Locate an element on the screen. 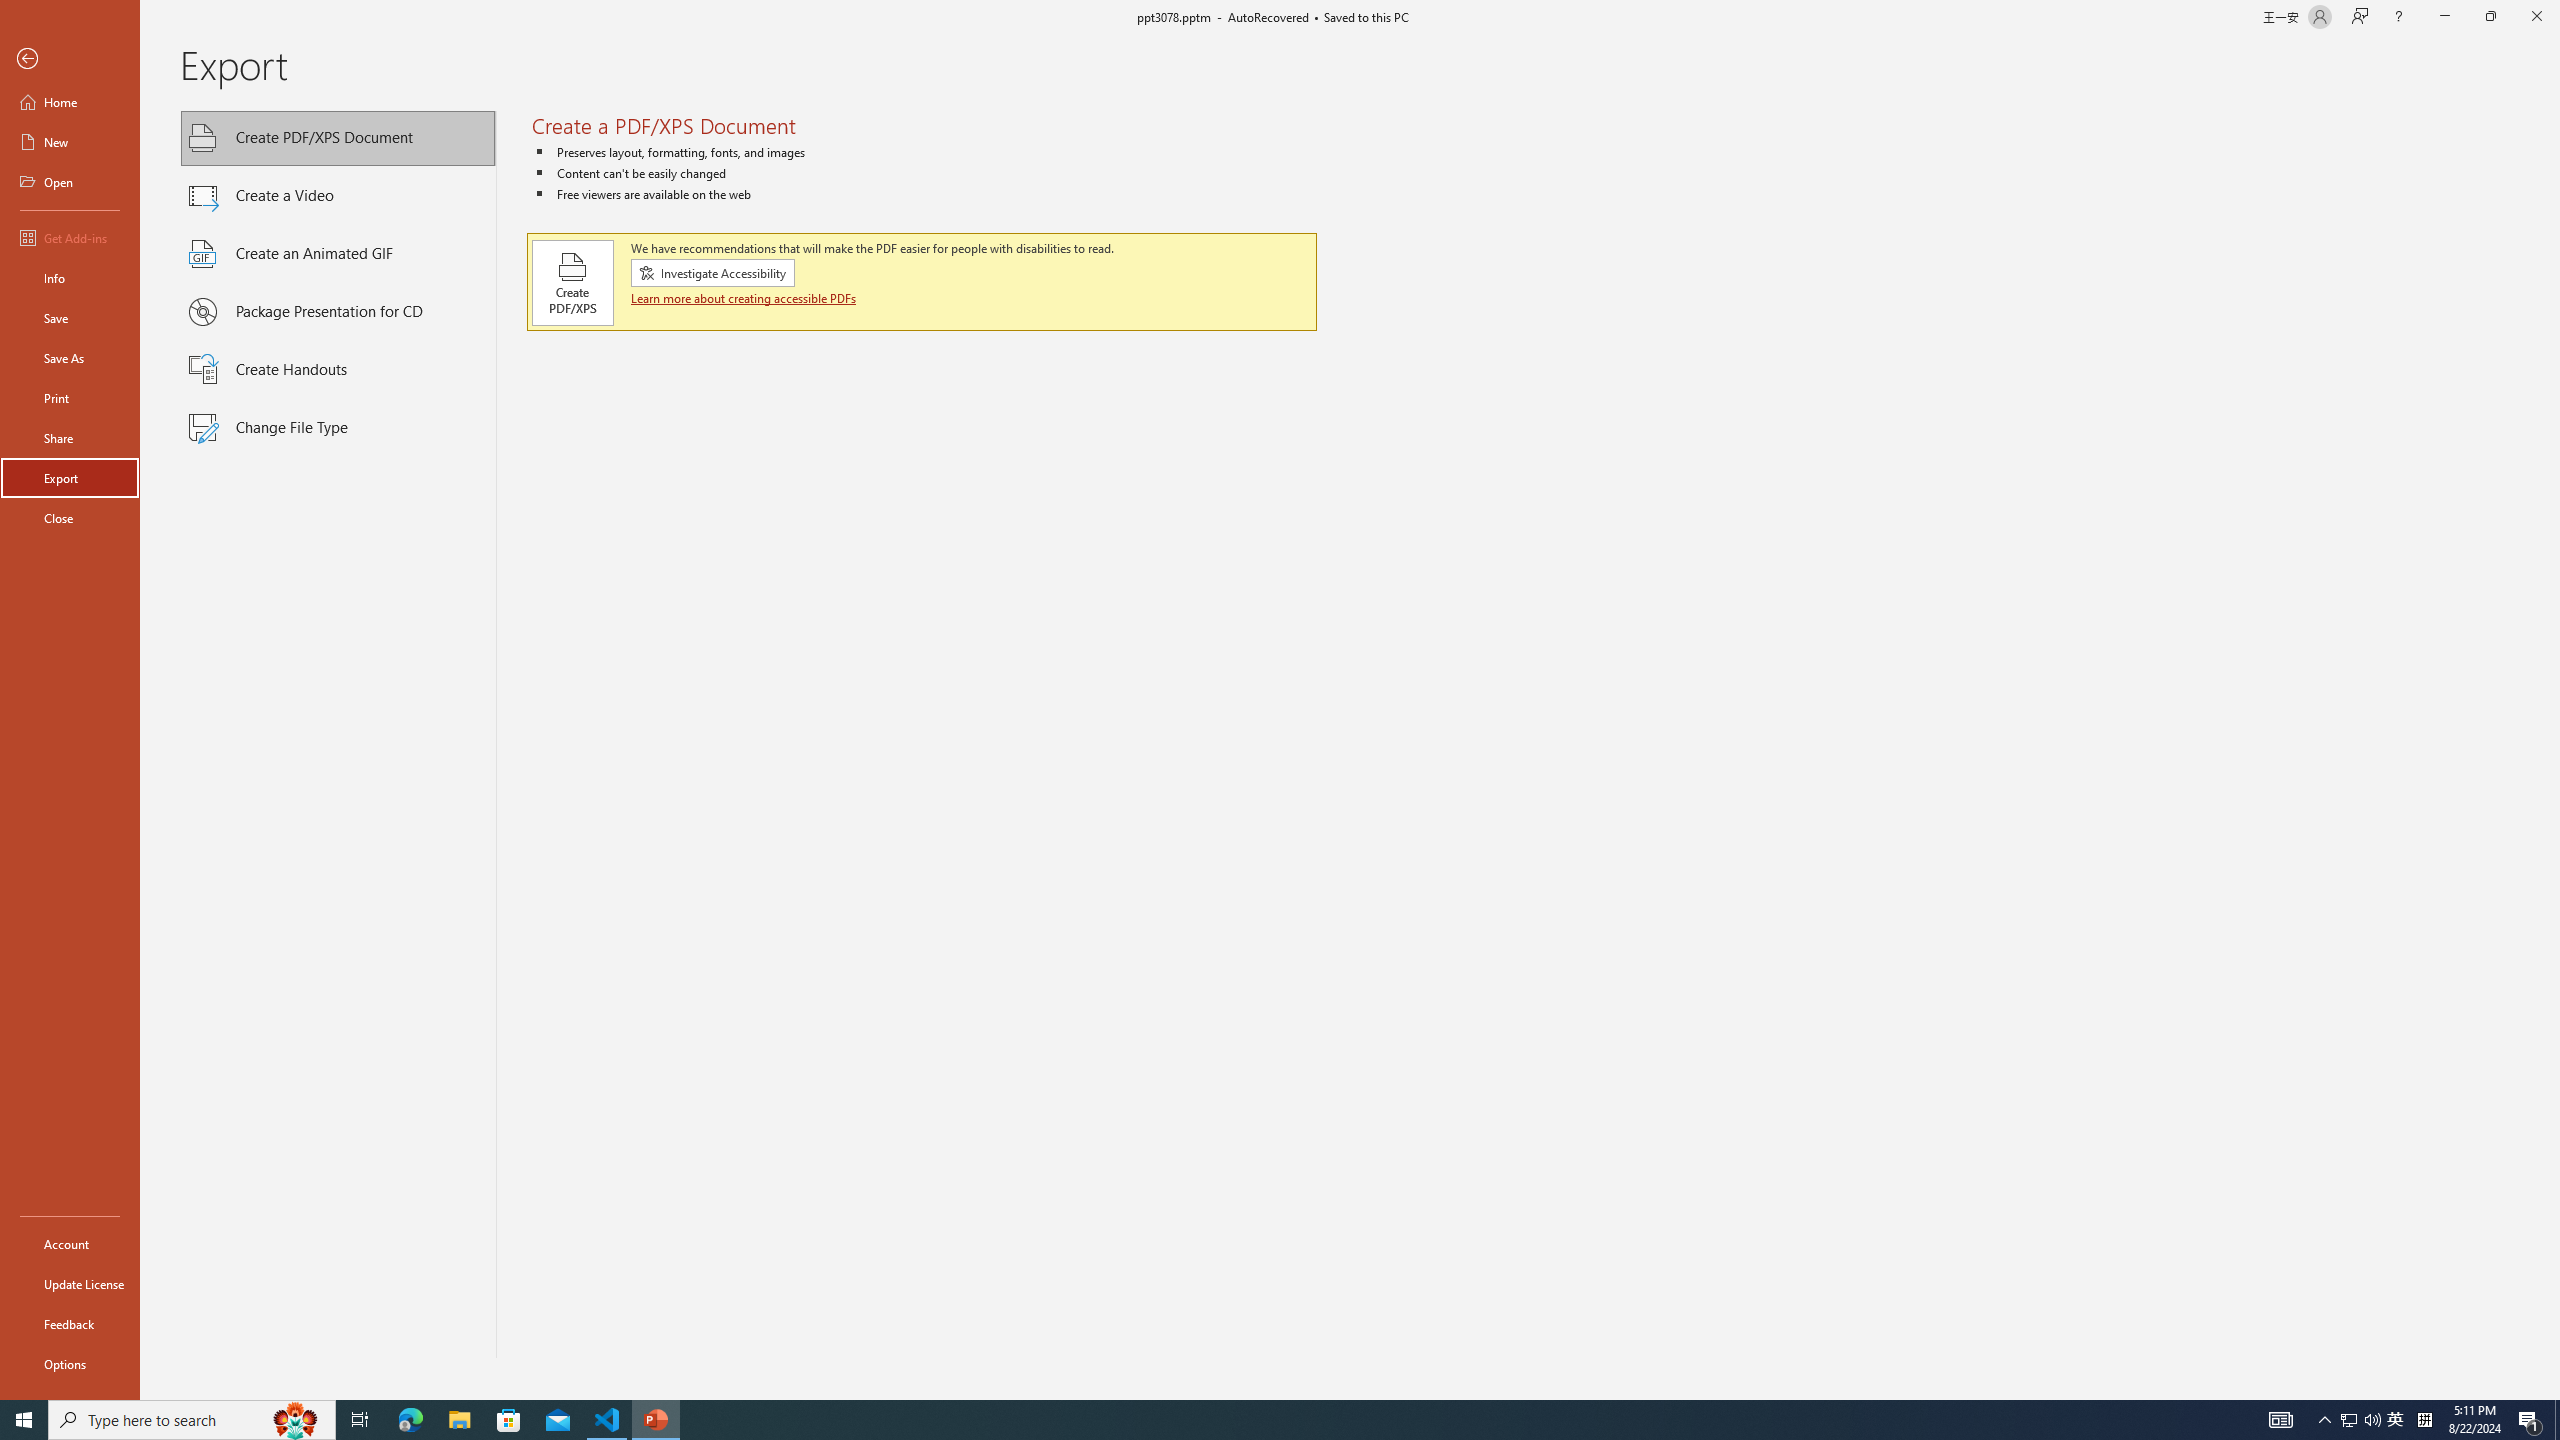 Image resolution: width=2560 pixels, height=1440 pixels. 'Export' is located at coordinates (69, 478).